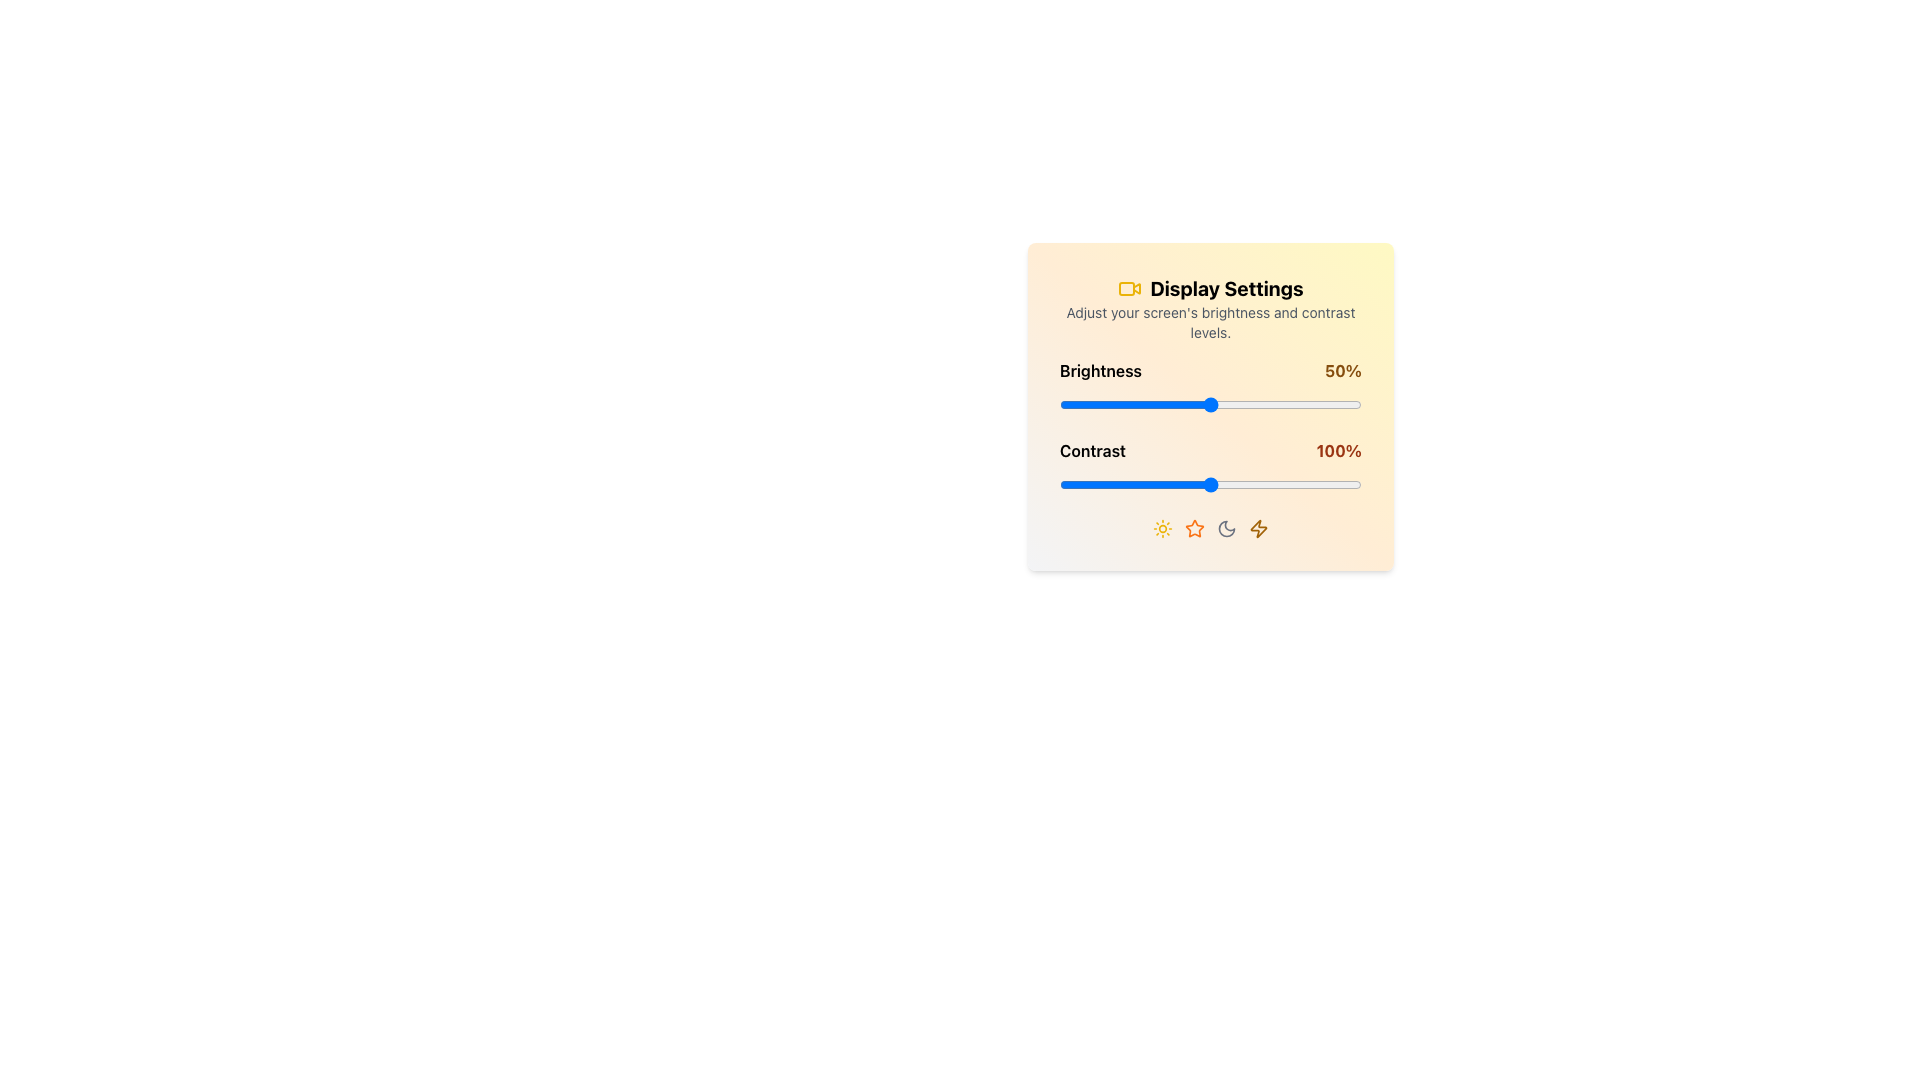  Describe the element at coordinates (1110, 485) in the screenshot. I see `contrast` at that location.